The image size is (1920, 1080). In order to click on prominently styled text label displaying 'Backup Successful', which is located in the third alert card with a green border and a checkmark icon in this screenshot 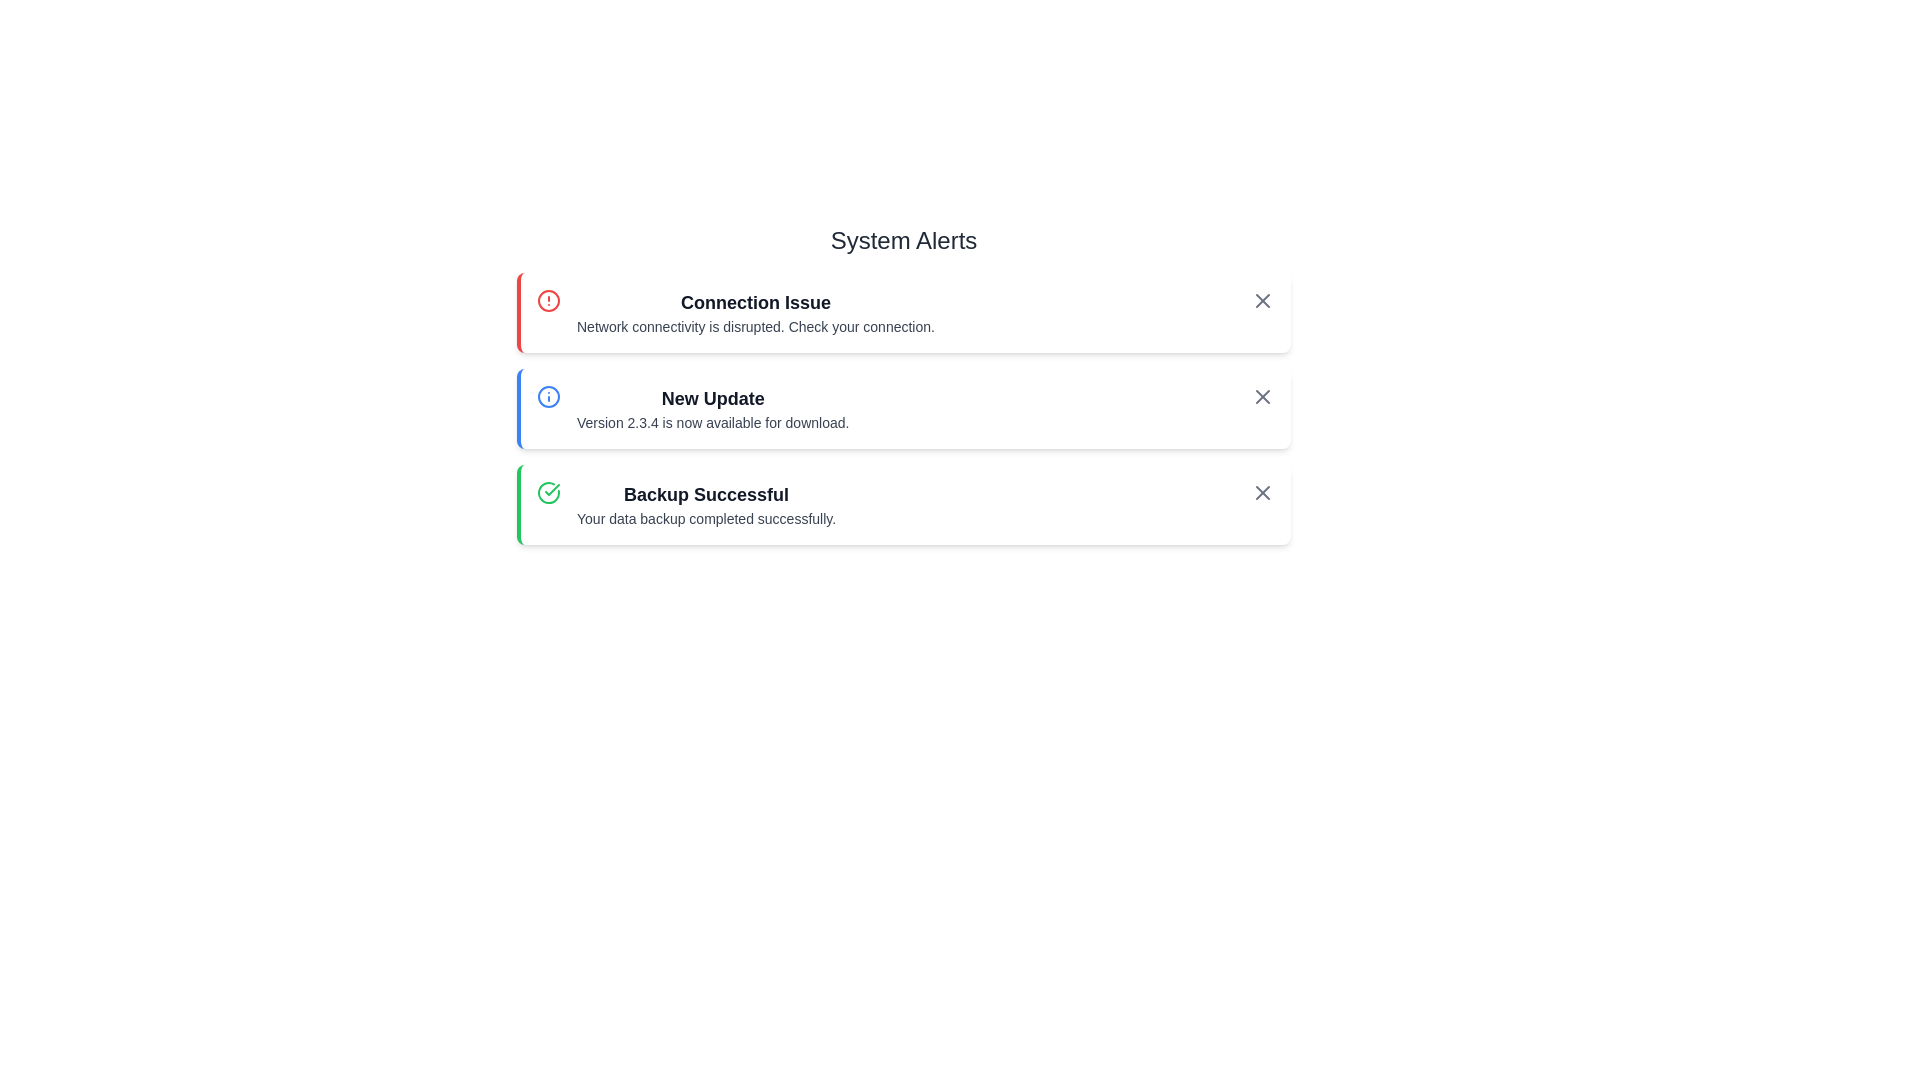, I will do `click(706, 494)`.